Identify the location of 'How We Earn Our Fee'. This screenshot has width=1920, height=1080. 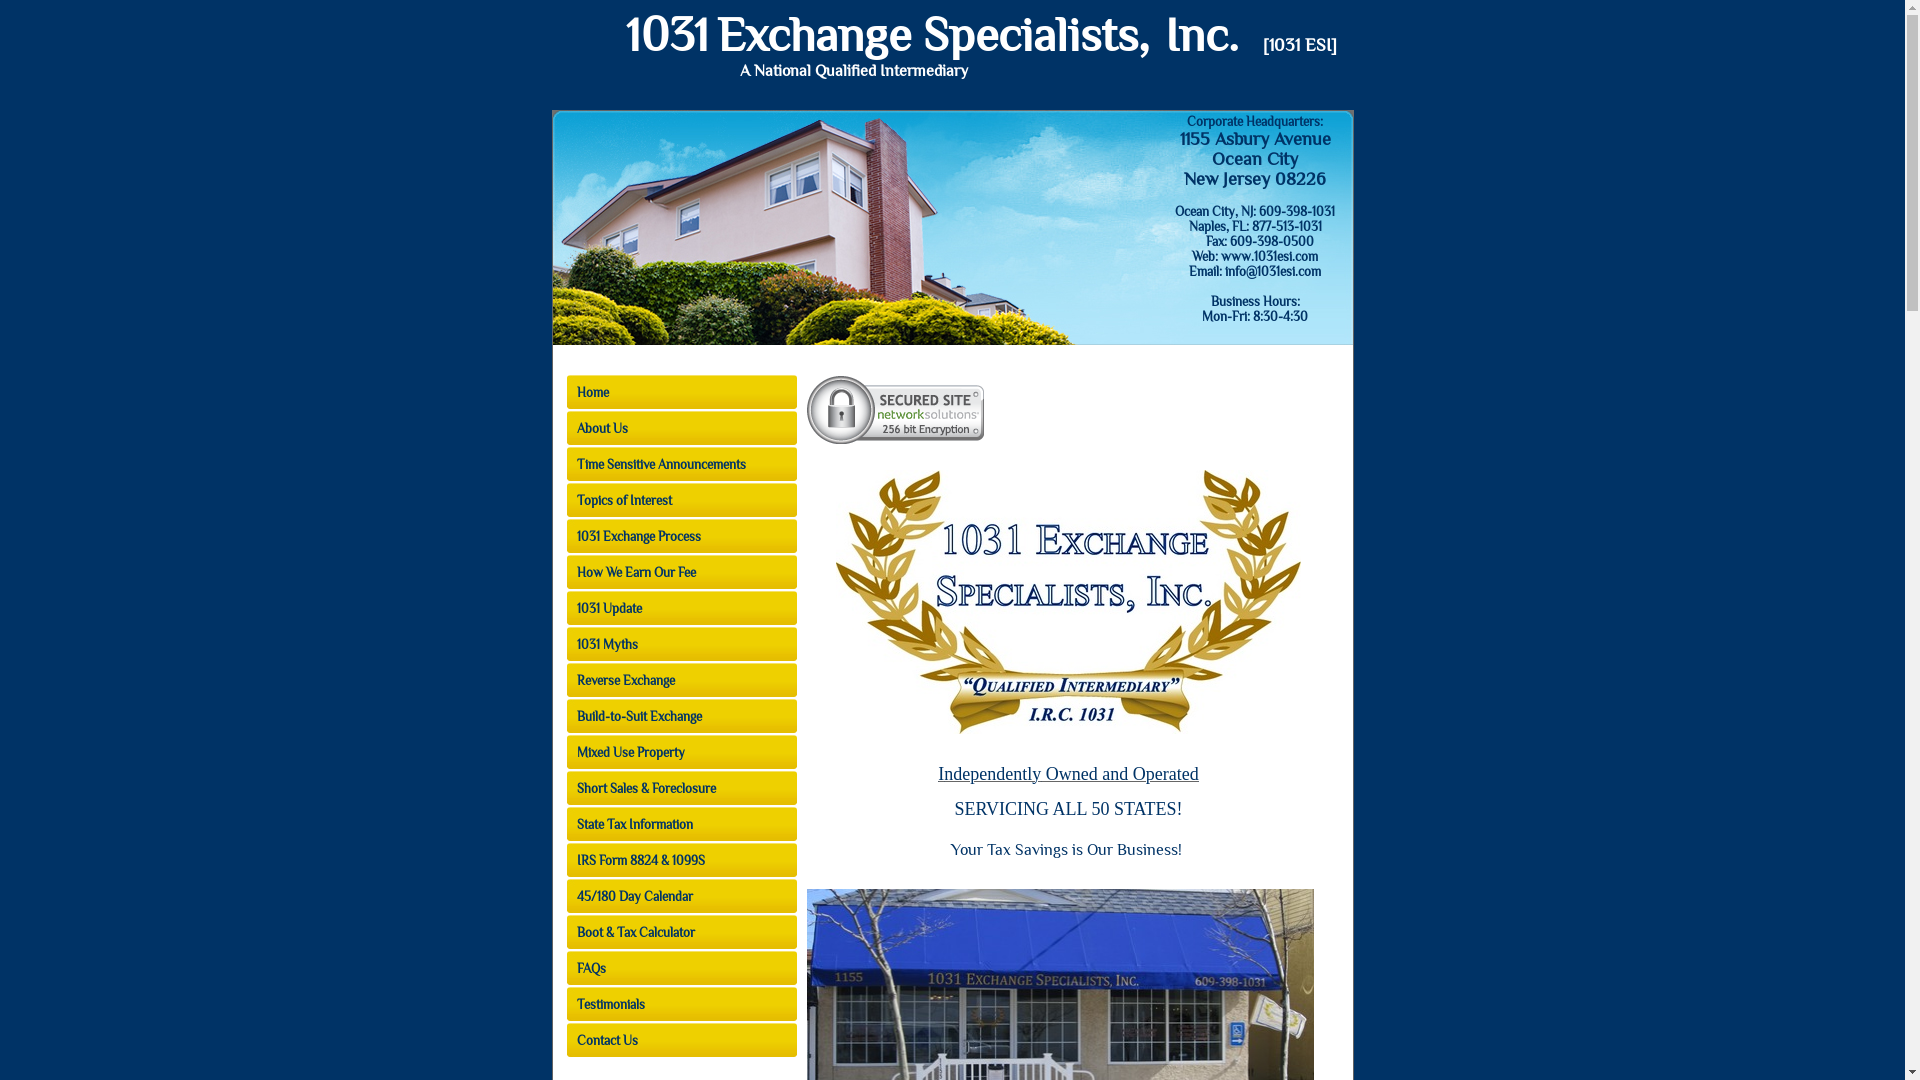
(681, 572).